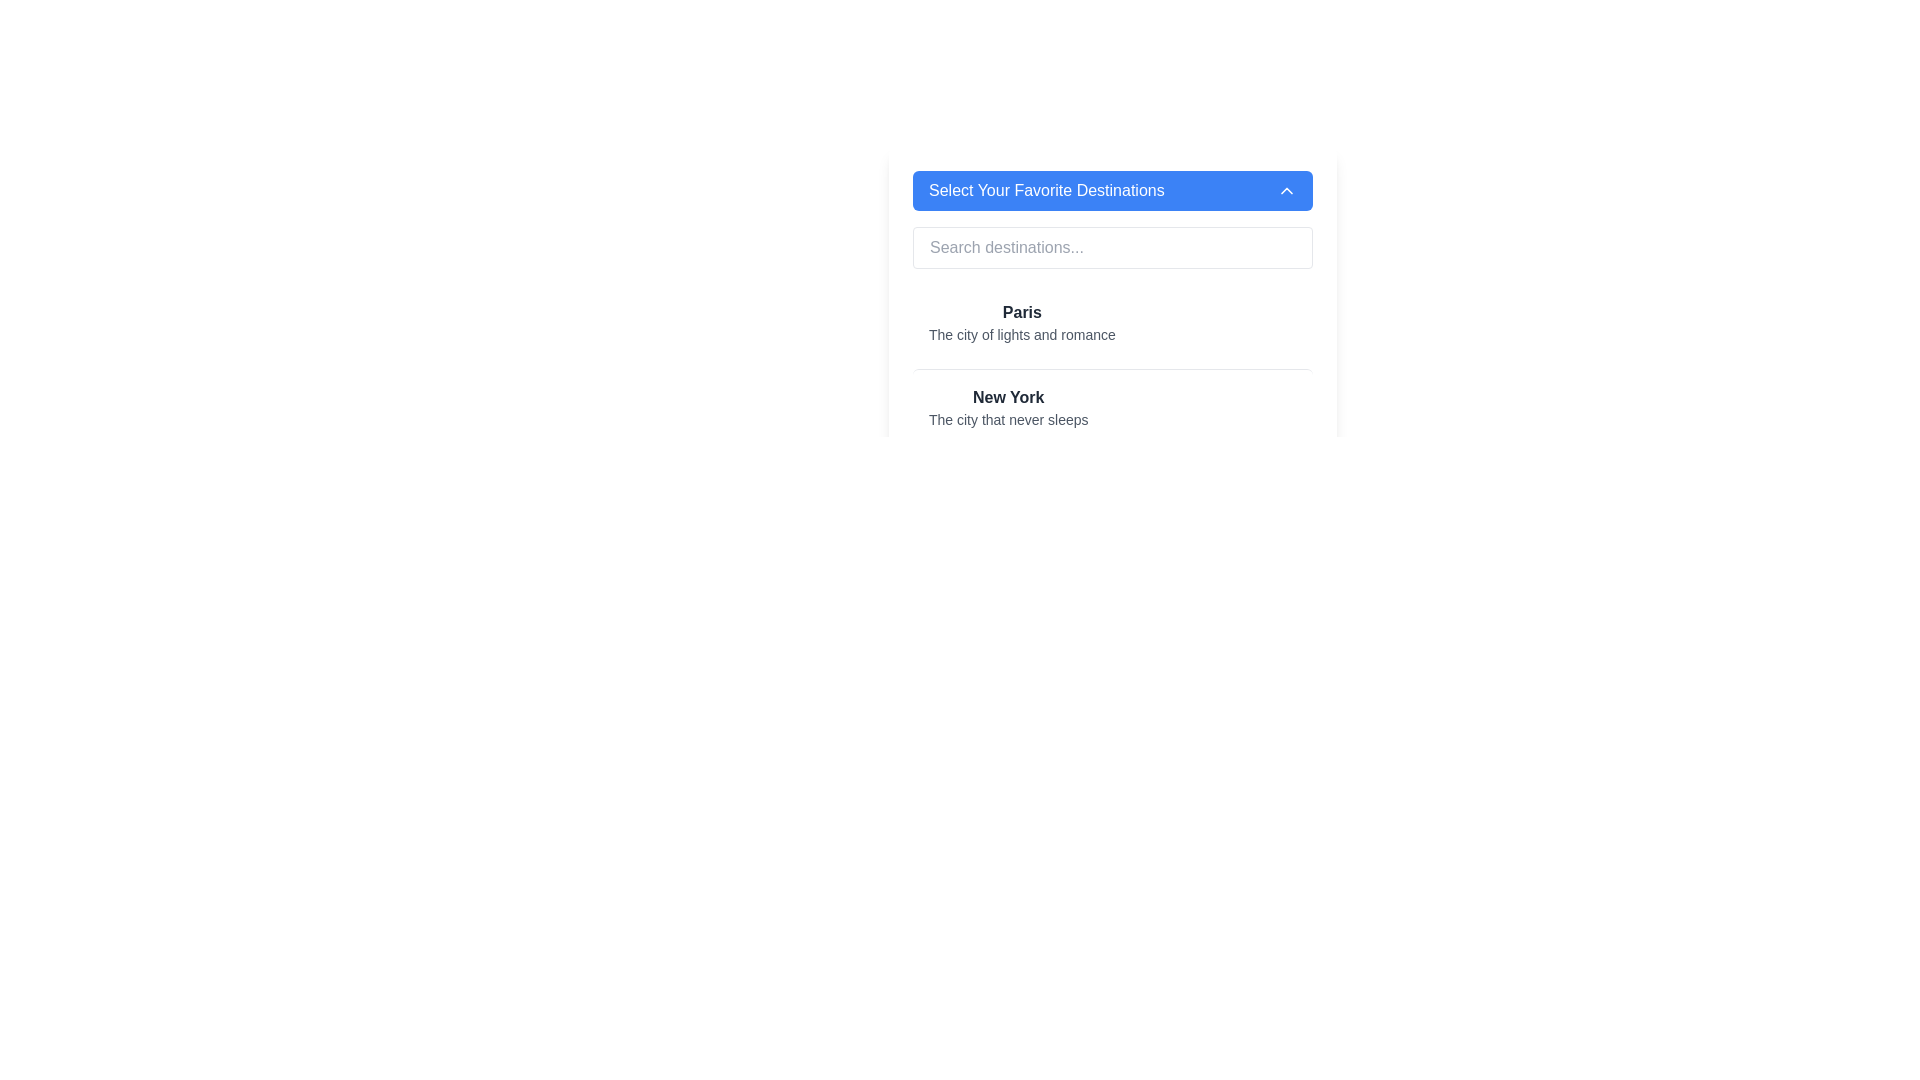  Describe the element at coordinates (1008, 407) in the screenshot. I see `the Text block element that provides details about the destination 'New York', located as the second list item under the 'Select Your Favorite Destinations' header` at that location.